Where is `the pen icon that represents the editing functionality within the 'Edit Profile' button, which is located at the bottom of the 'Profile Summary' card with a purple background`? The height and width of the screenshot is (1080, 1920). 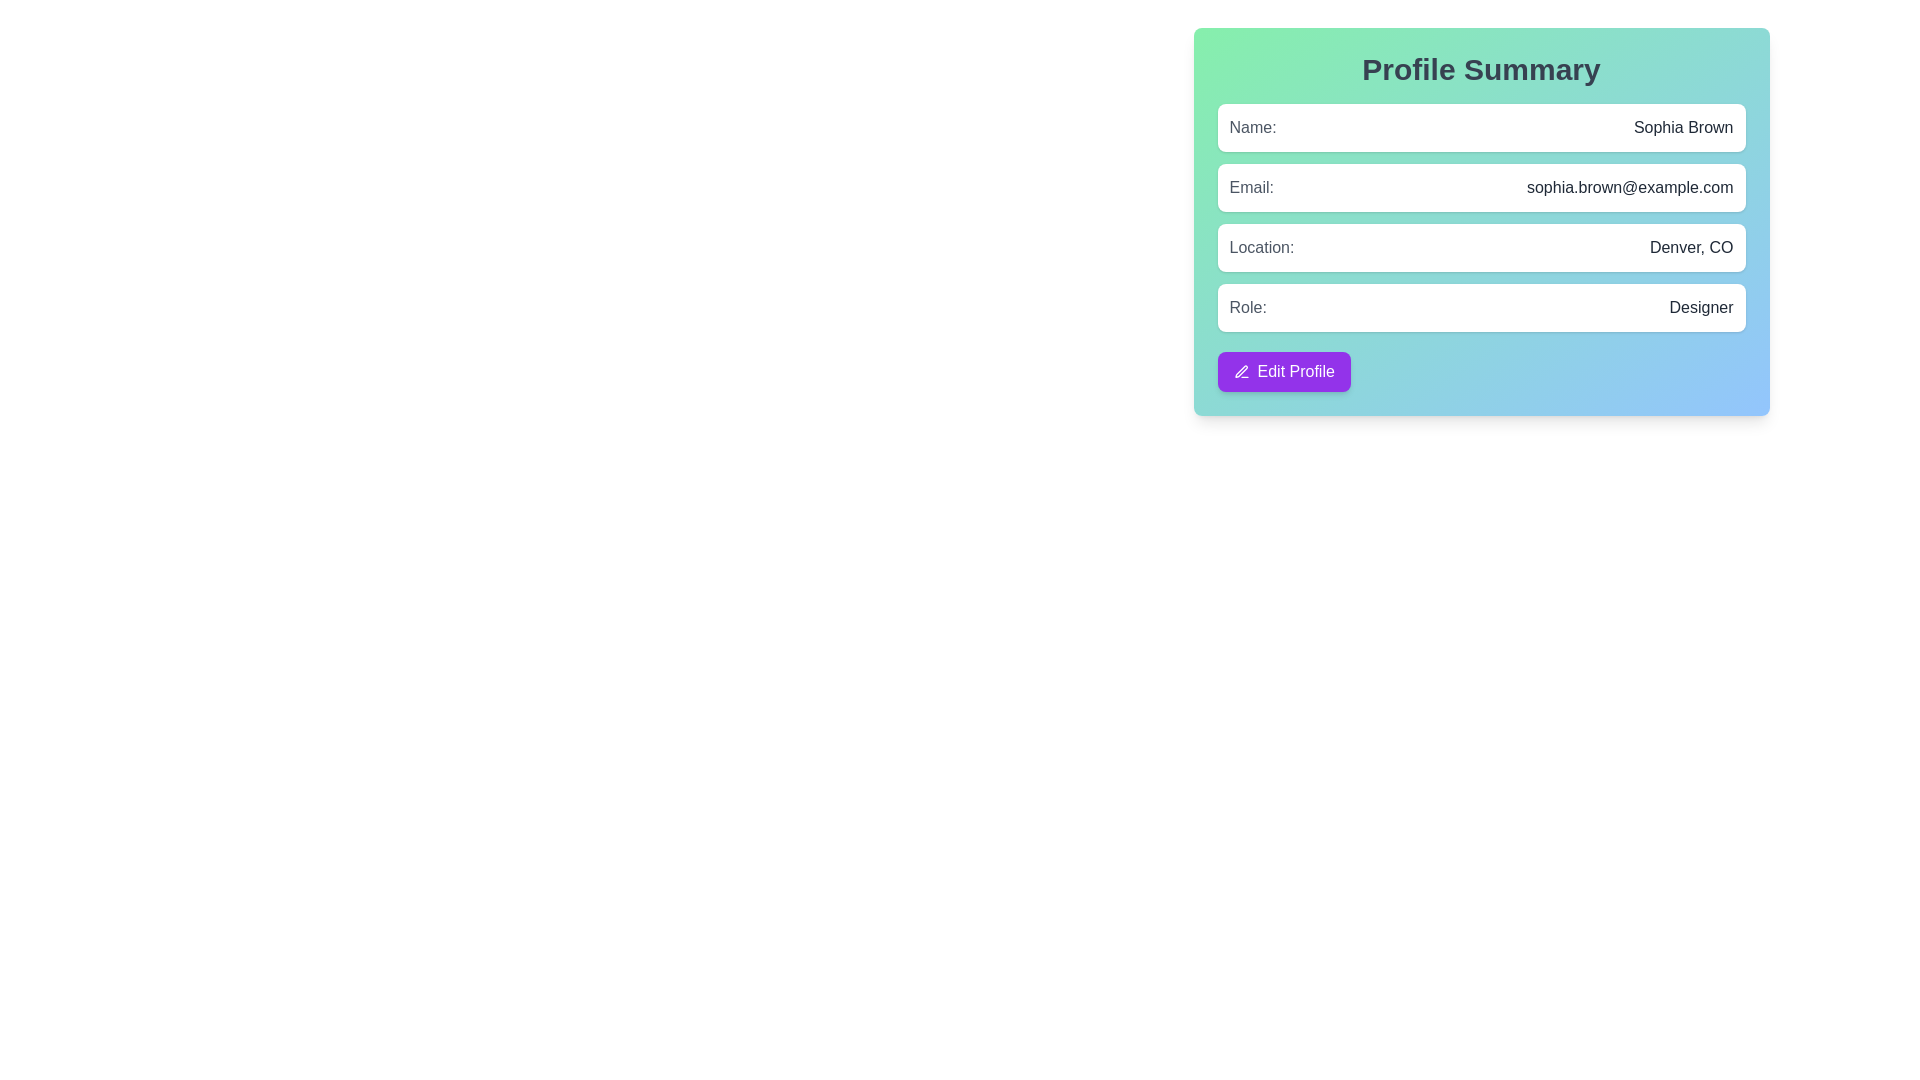
the pen icon that represents the editing functionality within the 'Edit Profile' button, which is located at the bottom of the 'Profile Summary' card with a purple background is located at coordinates (1240, 371).